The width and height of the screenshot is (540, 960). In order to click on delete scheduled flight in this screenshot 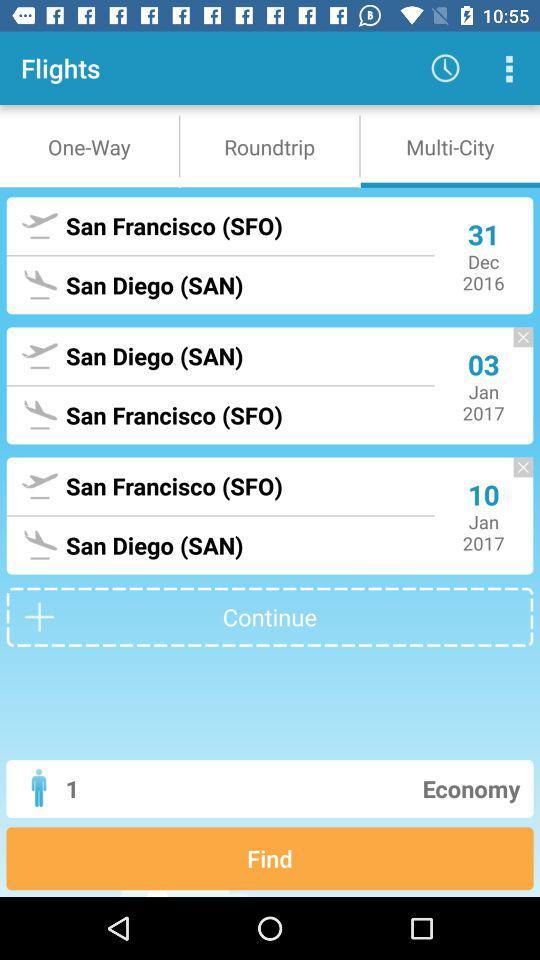, I will do `click(513, 477)`.